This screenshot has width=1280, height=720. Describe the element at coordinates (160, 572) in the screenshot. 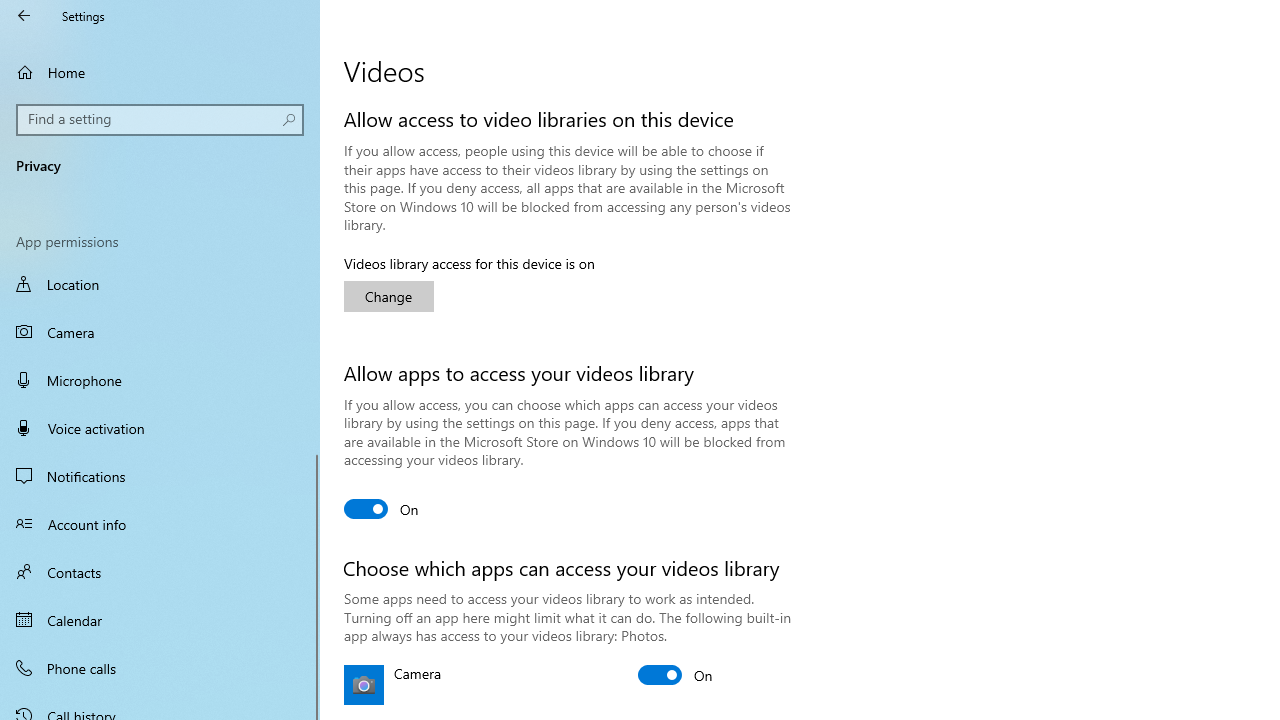

I see `'Contacts'` at that location.